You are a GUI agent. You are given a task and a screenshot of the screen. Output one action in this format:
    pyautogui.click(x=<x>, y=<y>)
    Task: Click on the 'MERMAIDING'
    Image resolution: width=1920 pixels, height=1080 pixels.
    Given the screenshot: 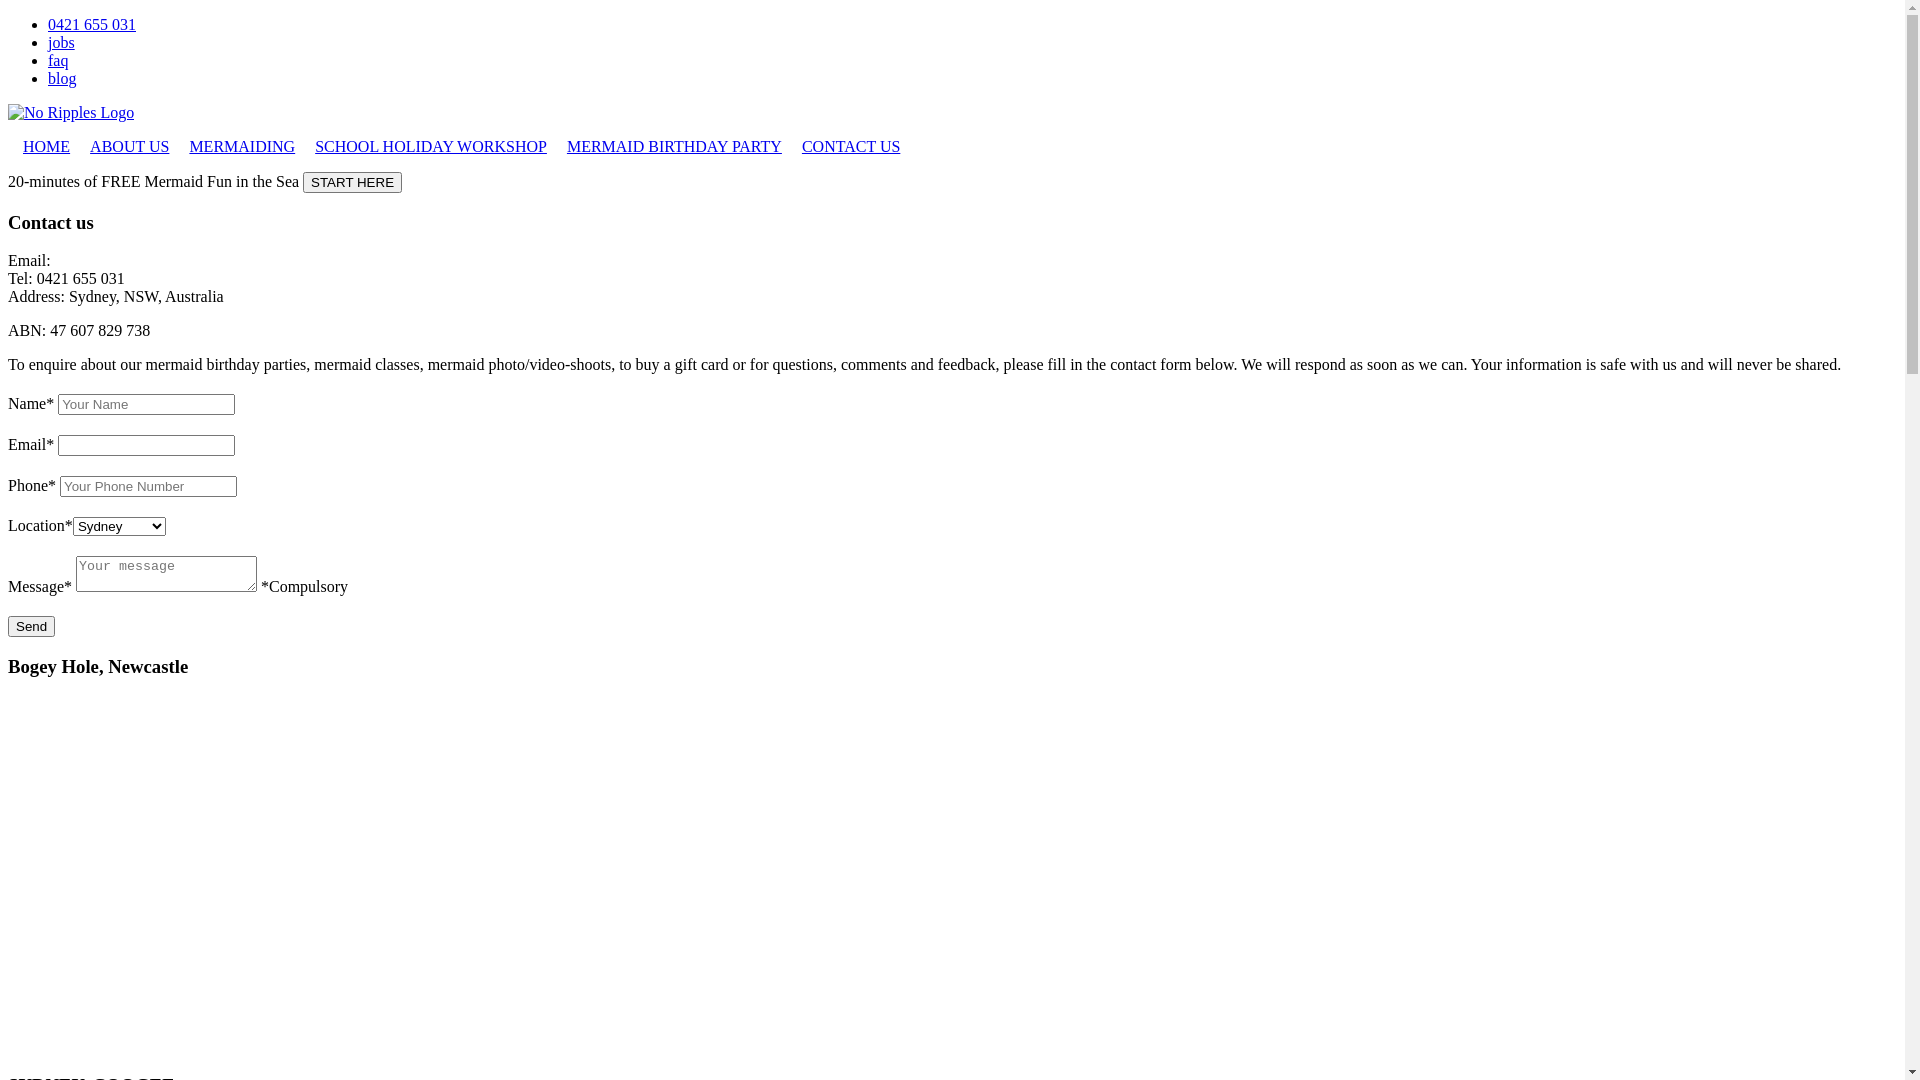 What is the action you would take?
    pyautogui.click(x=240, y=145)
    